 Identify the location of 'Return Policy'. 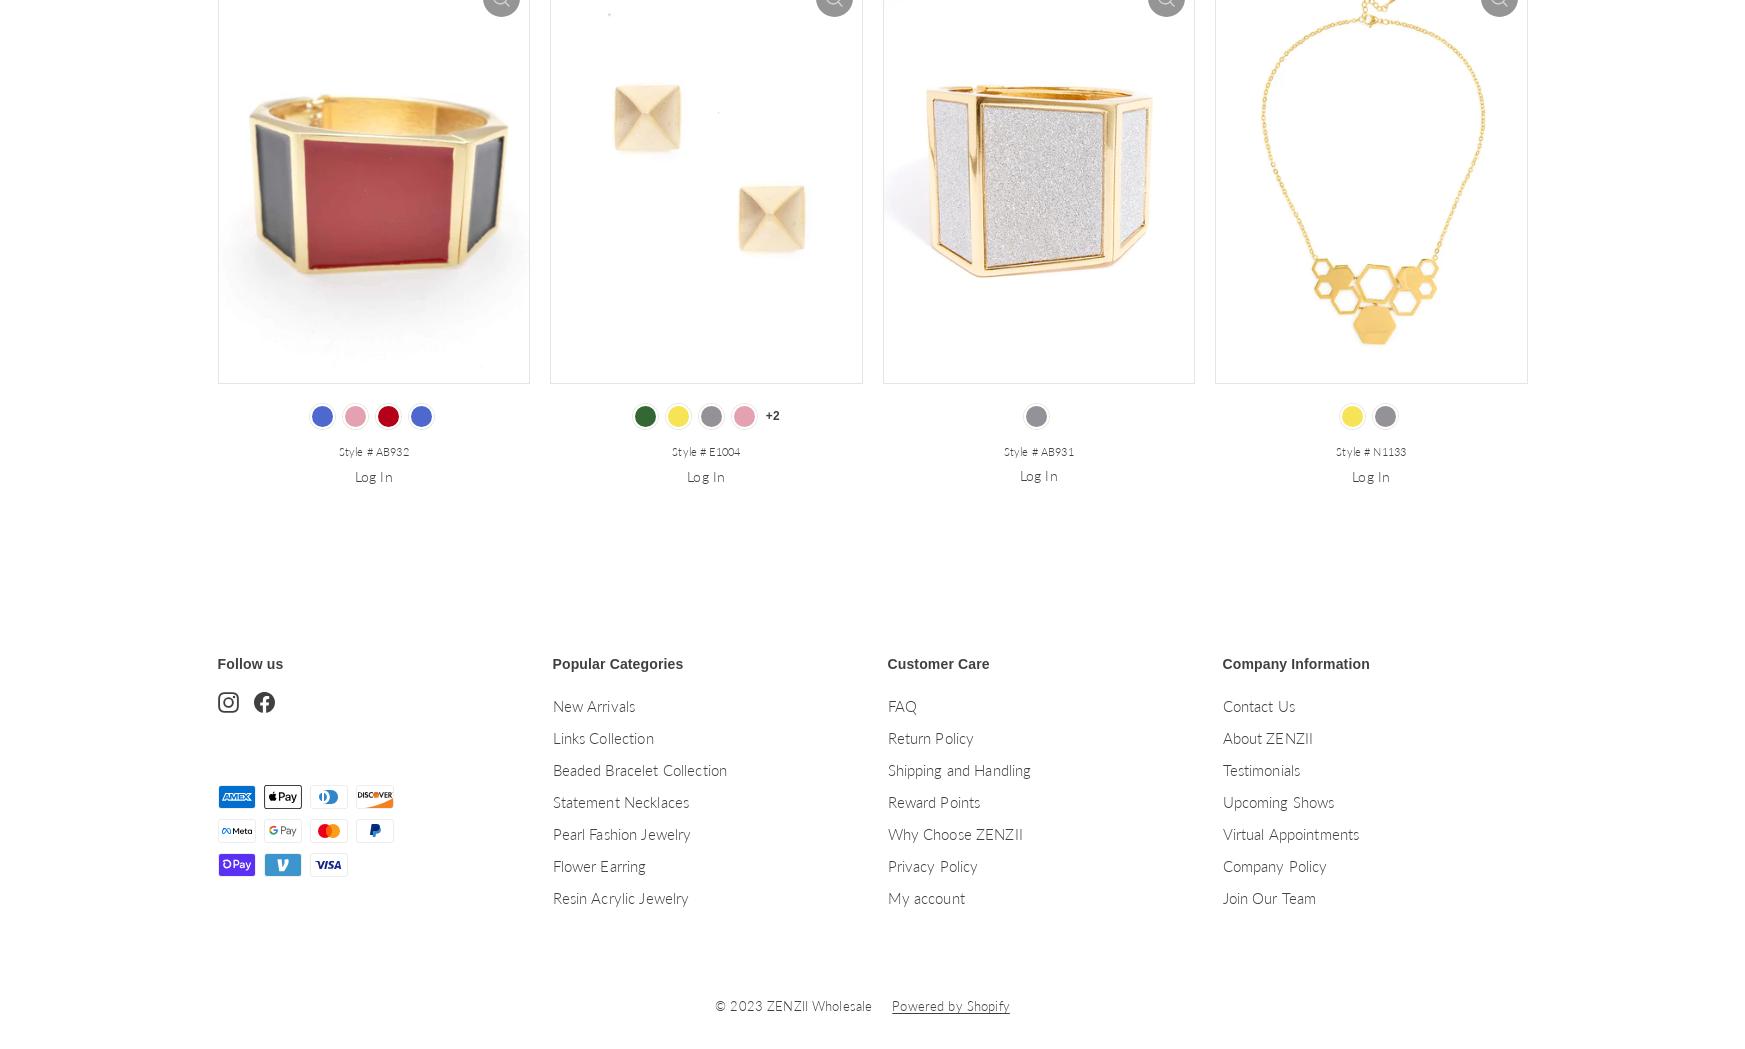
(930, 736).